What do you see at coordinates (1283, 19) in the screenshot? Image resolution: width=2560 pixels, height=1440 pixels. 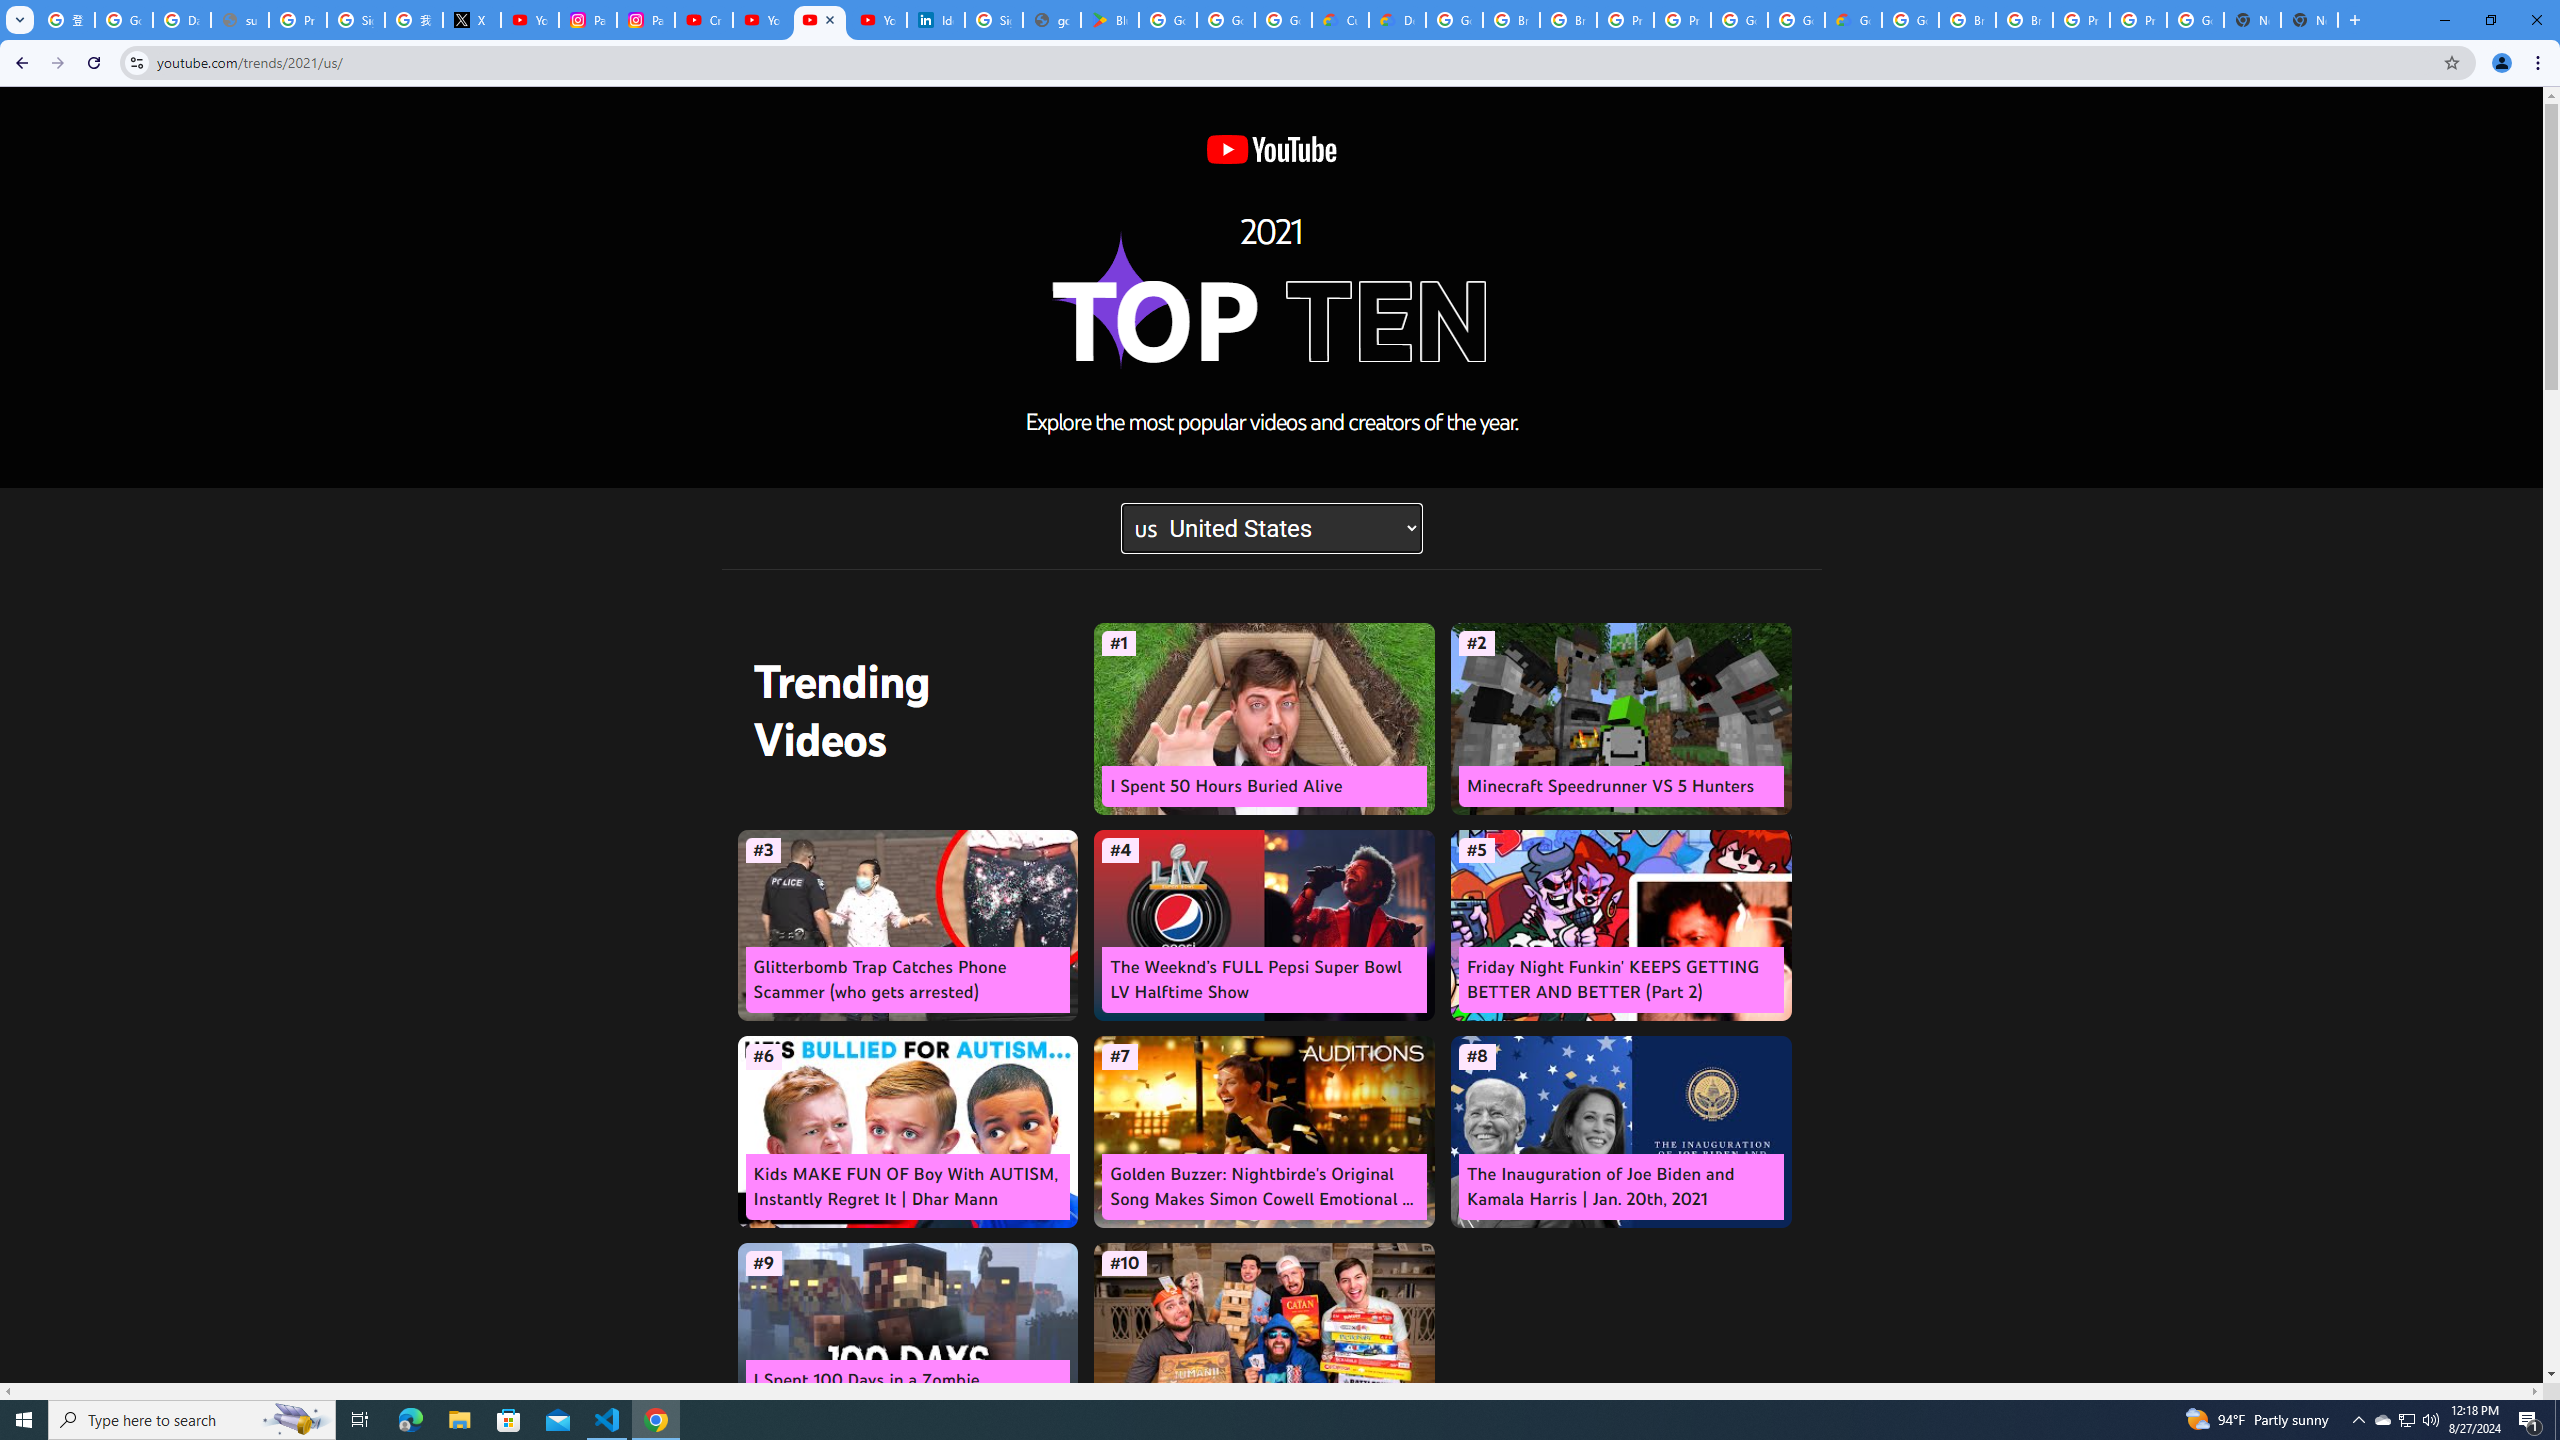 I see `'Google Workspace - Specific Terms'` at bounding box center [1283, 19].